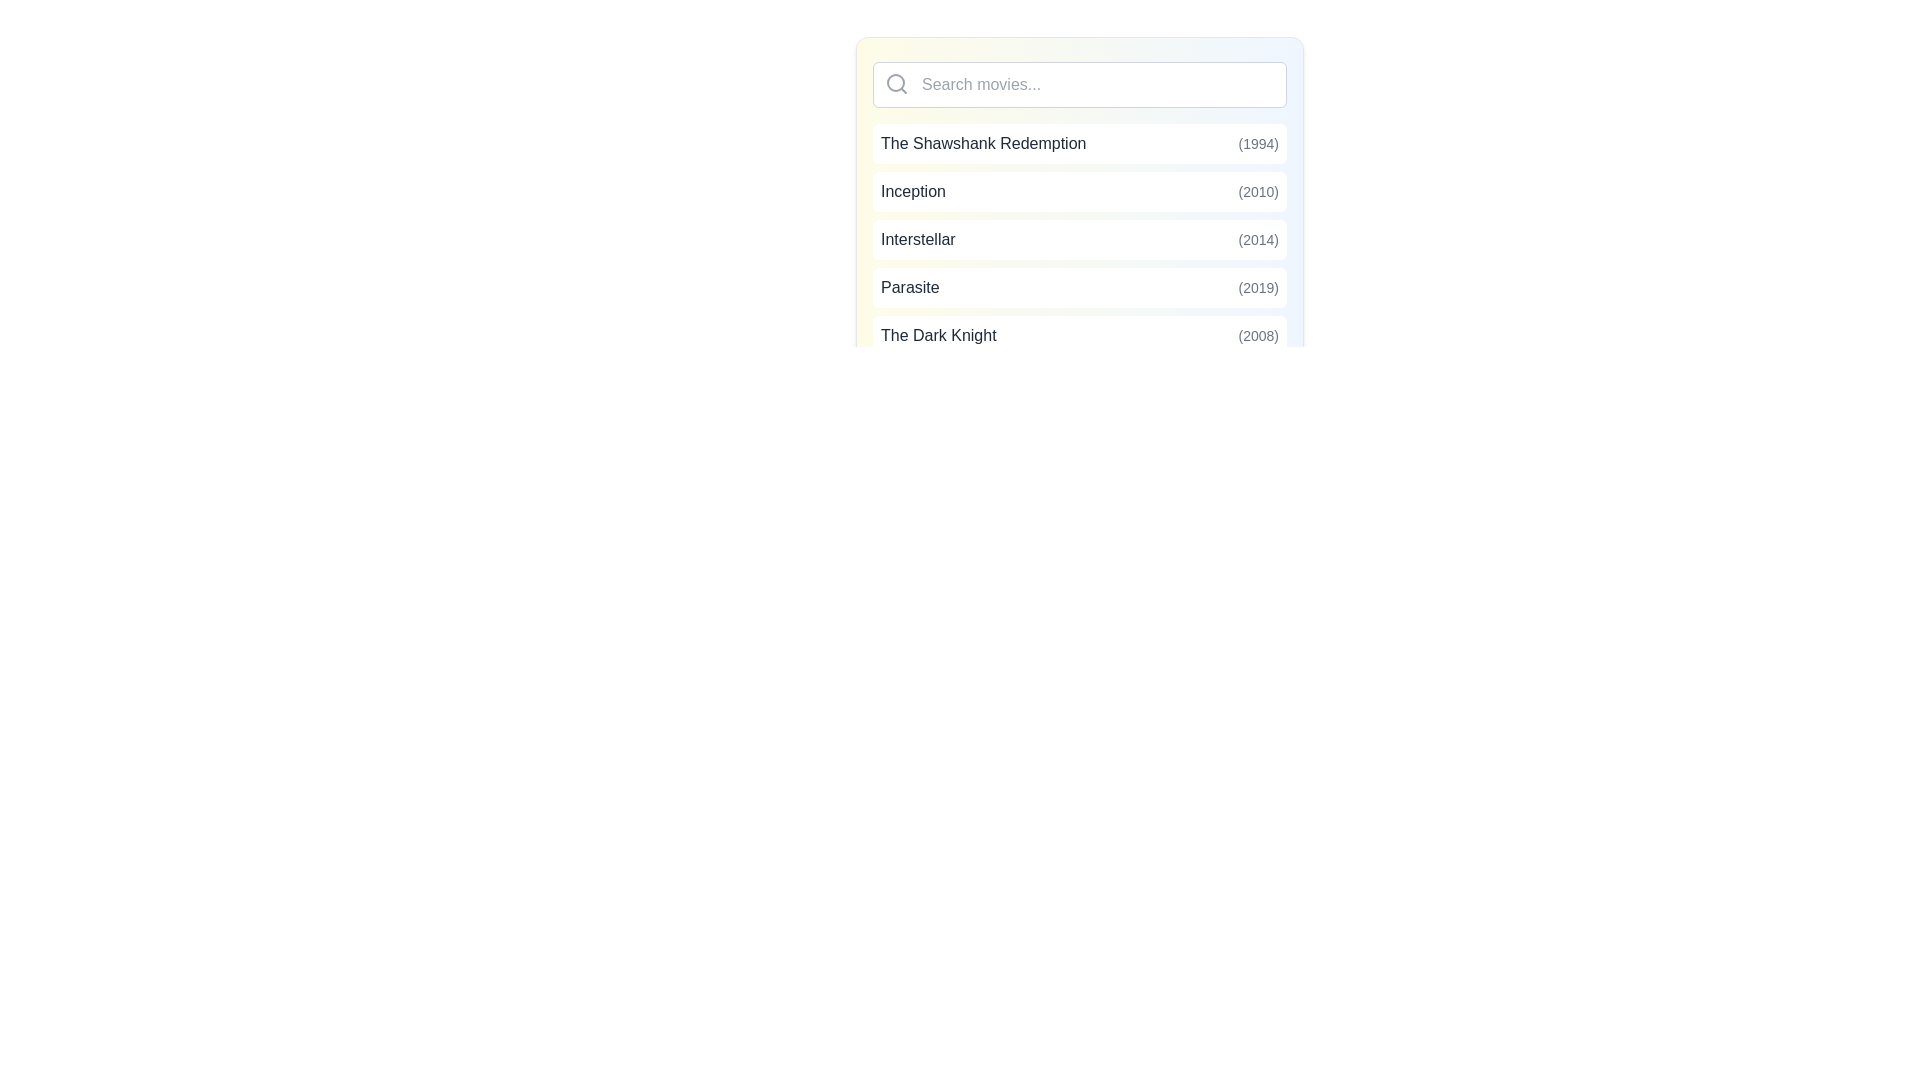  I want to click on the second item in the movie list representing 'Inception (2010)', so click(1079, 192).